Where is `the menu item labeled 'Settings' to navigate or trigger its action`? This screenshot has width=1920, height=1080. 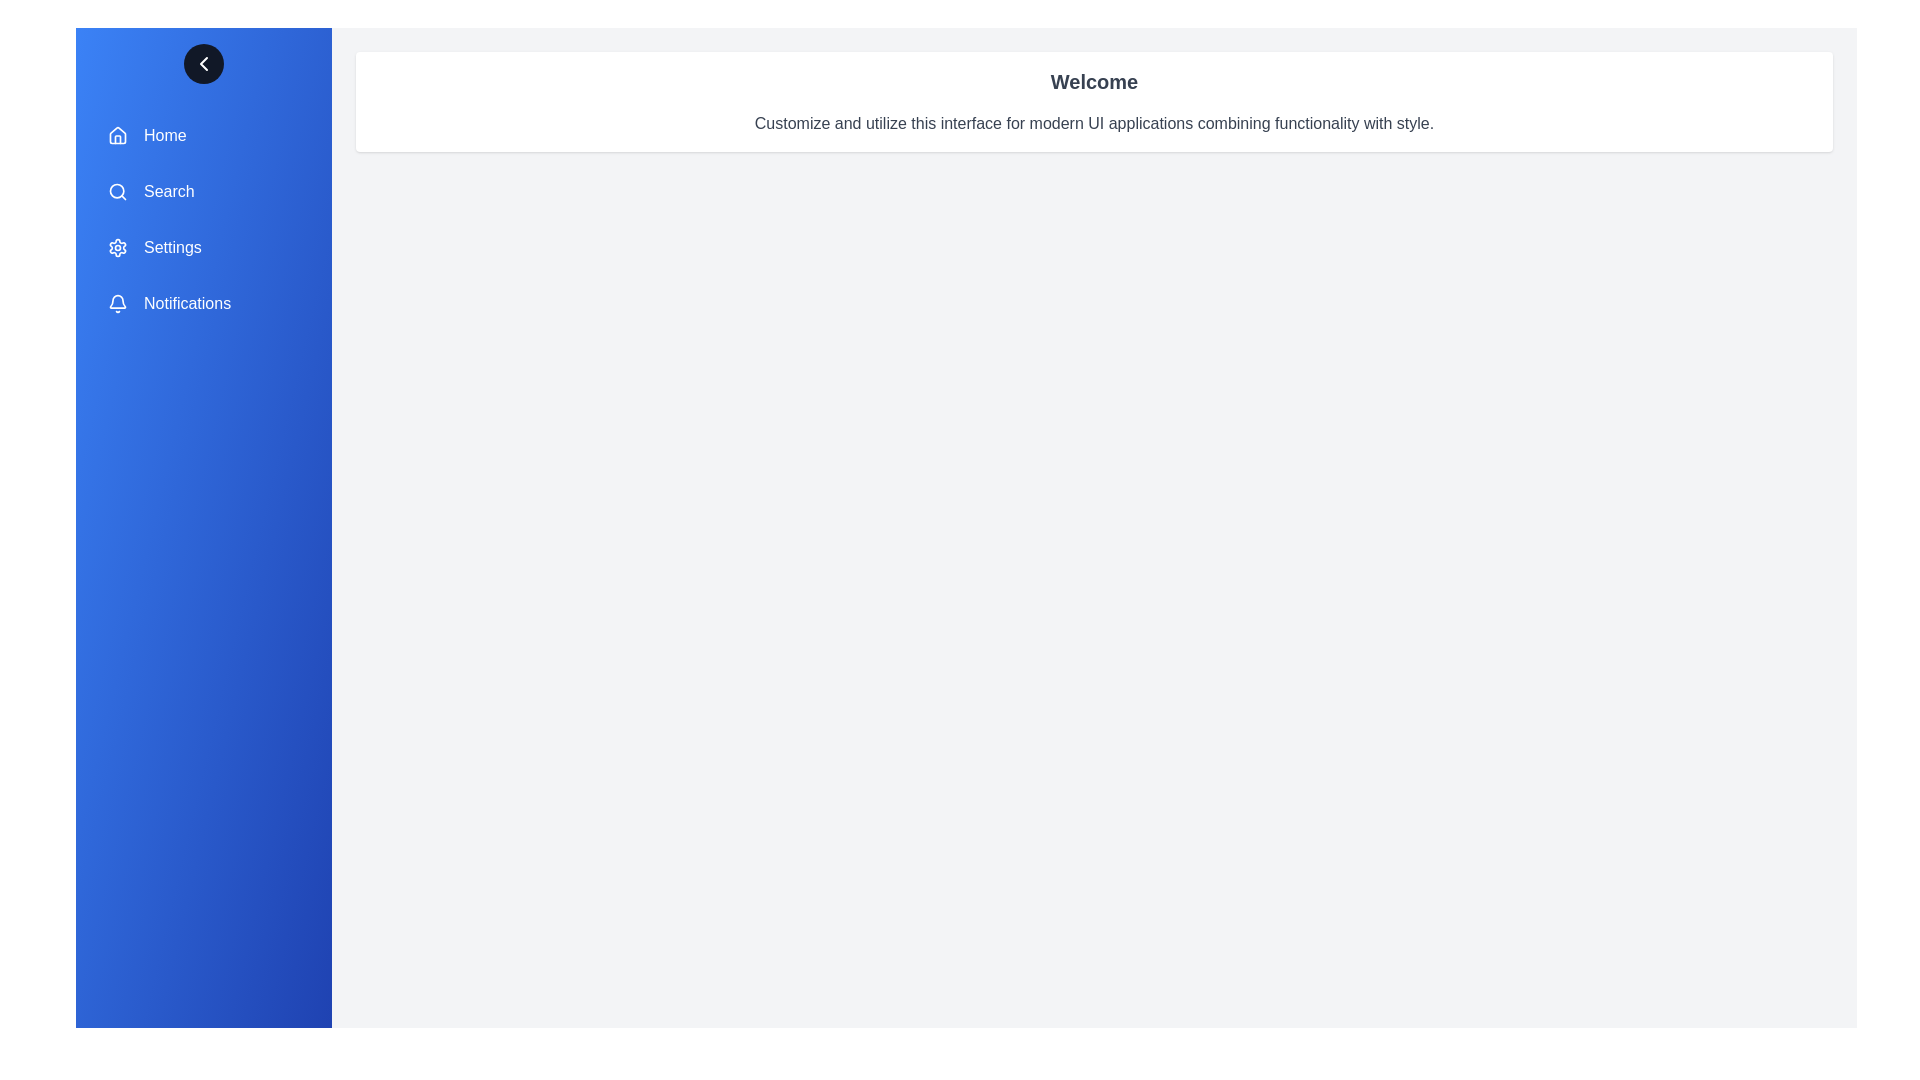
the menu item labeled 'Settings' to navigate or trigger its action is located at coordinates (203, 246).